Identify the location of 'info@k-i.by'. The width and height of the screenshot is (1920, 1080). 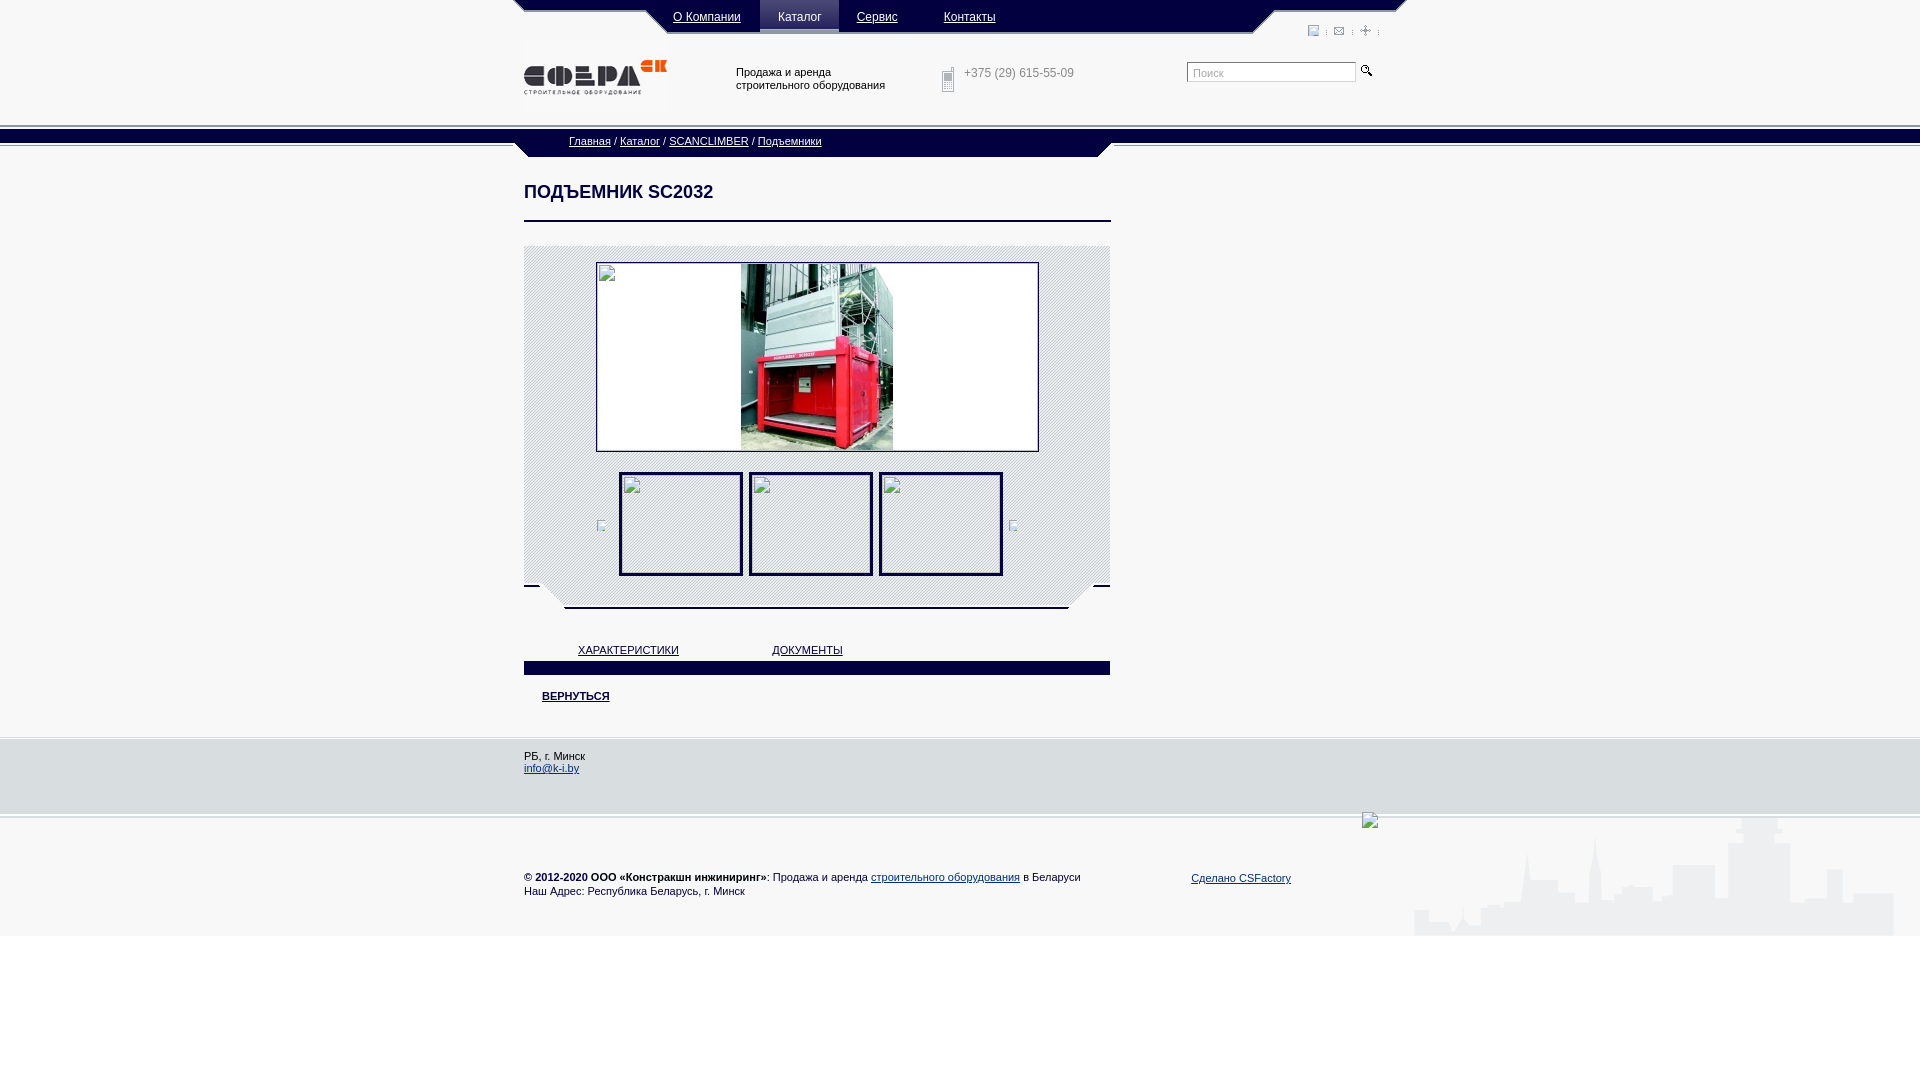
(551, 766).